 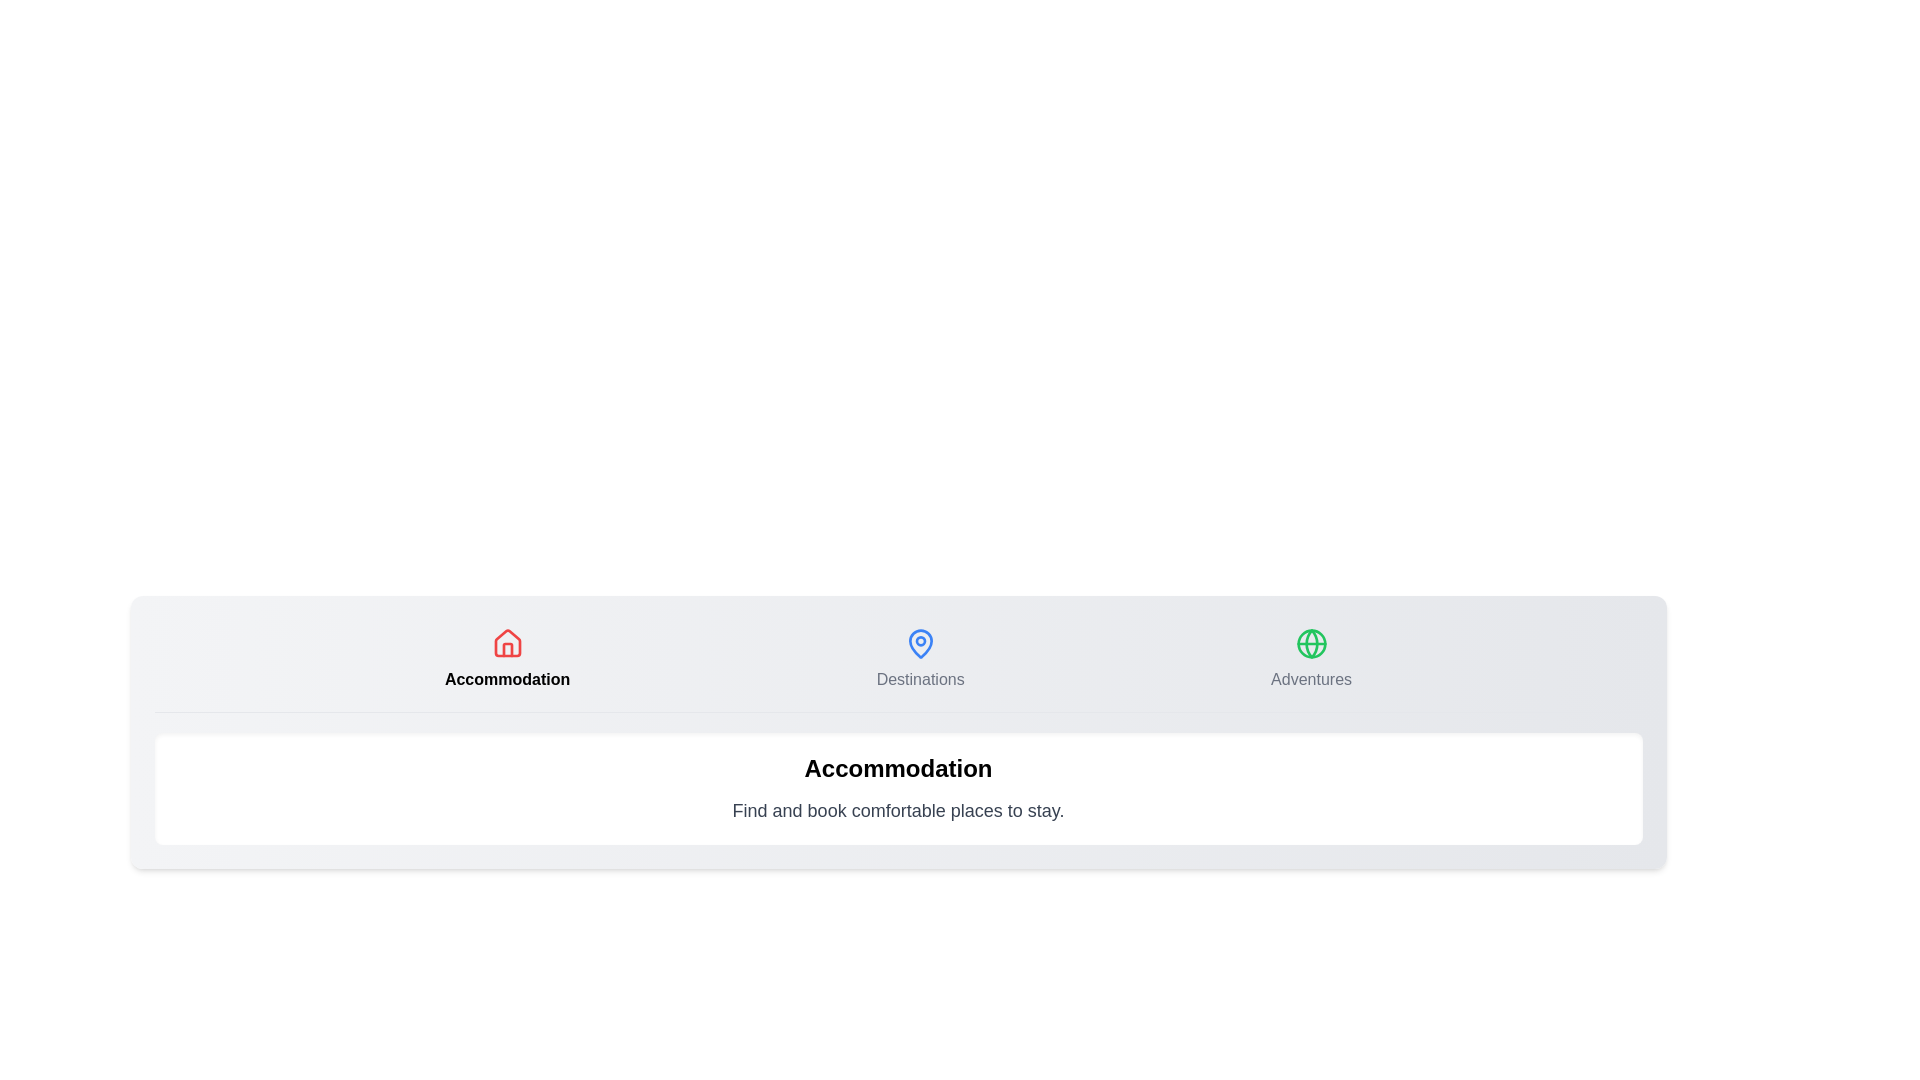 What do you see at coordinates (507, 659) in the screenshot?
I see `the Accommodation tab` at bounding box center [507, 659].